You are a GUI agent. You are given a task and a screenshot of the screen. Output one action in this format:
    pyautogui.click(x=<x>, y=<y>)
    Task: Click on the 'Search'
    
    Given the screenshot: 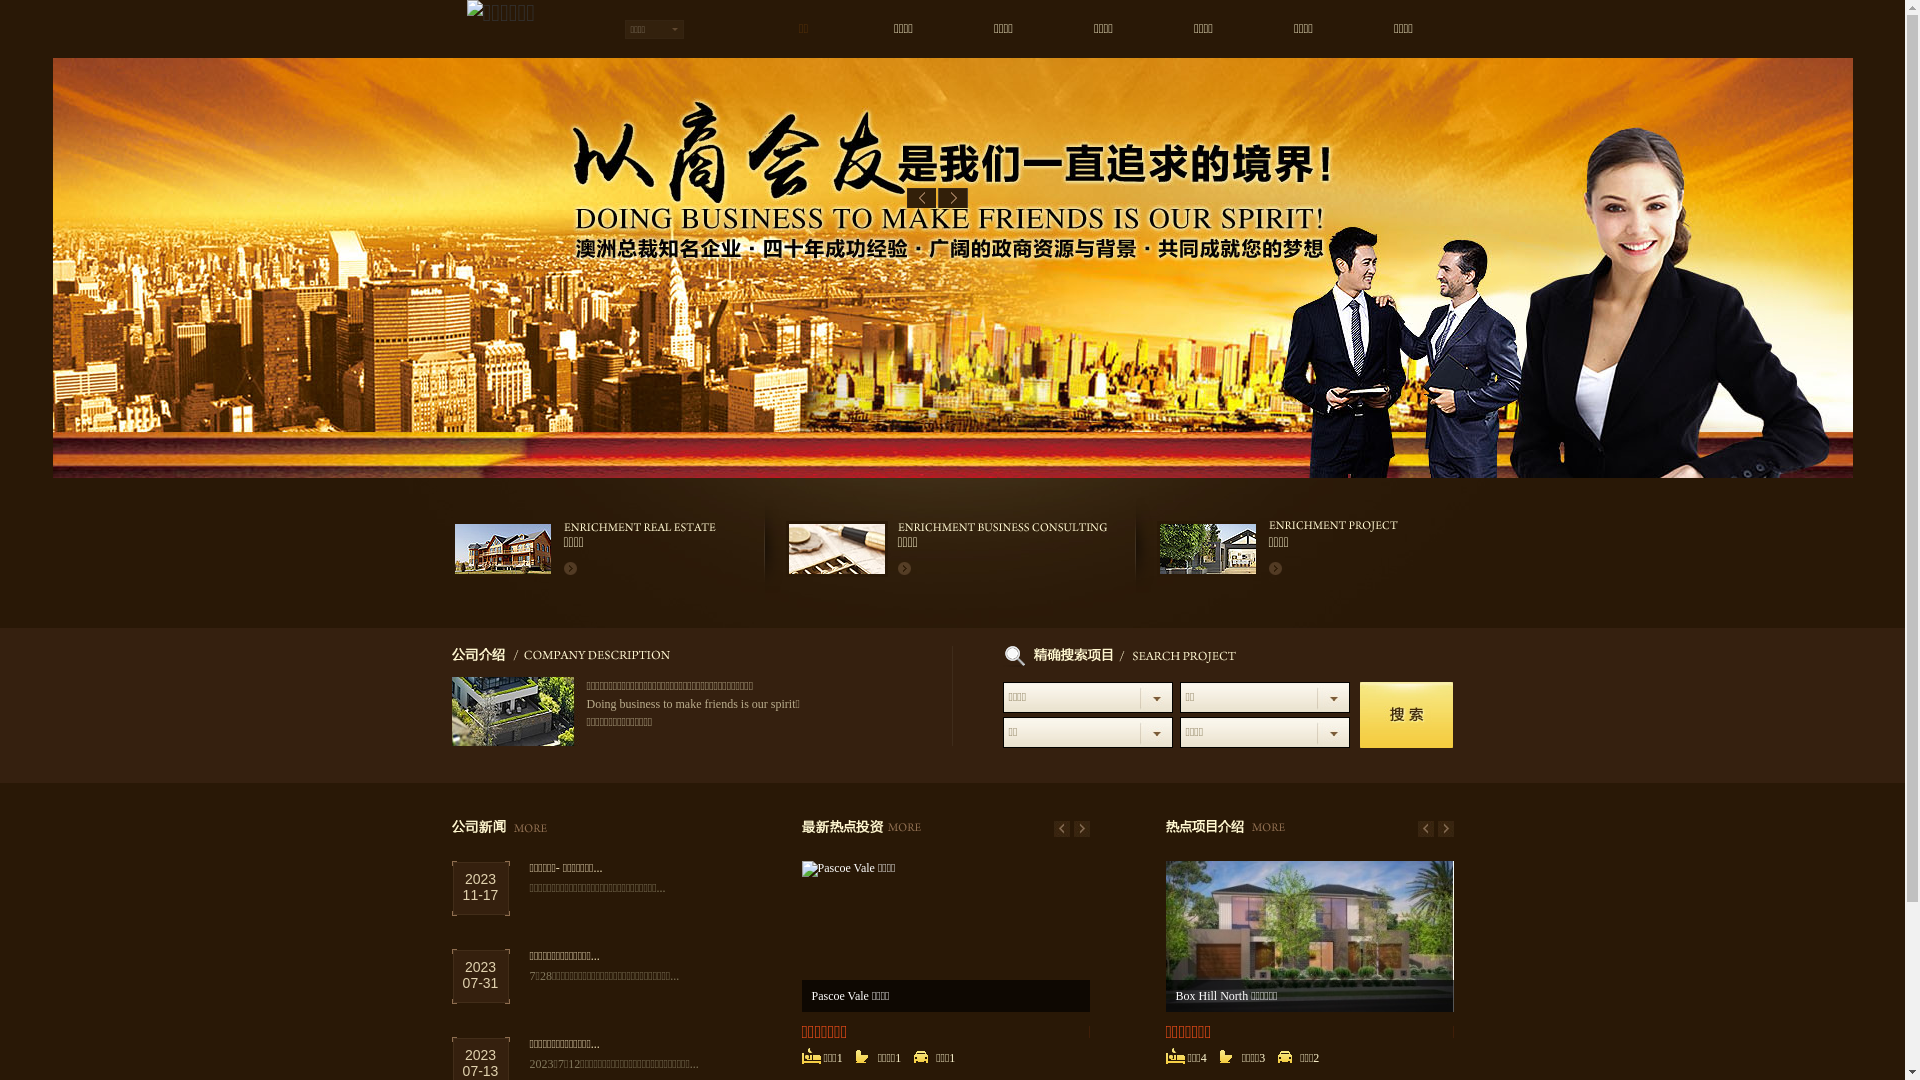 What is the action you would take?
    pyautogui.click(x=1359, y=713)
    